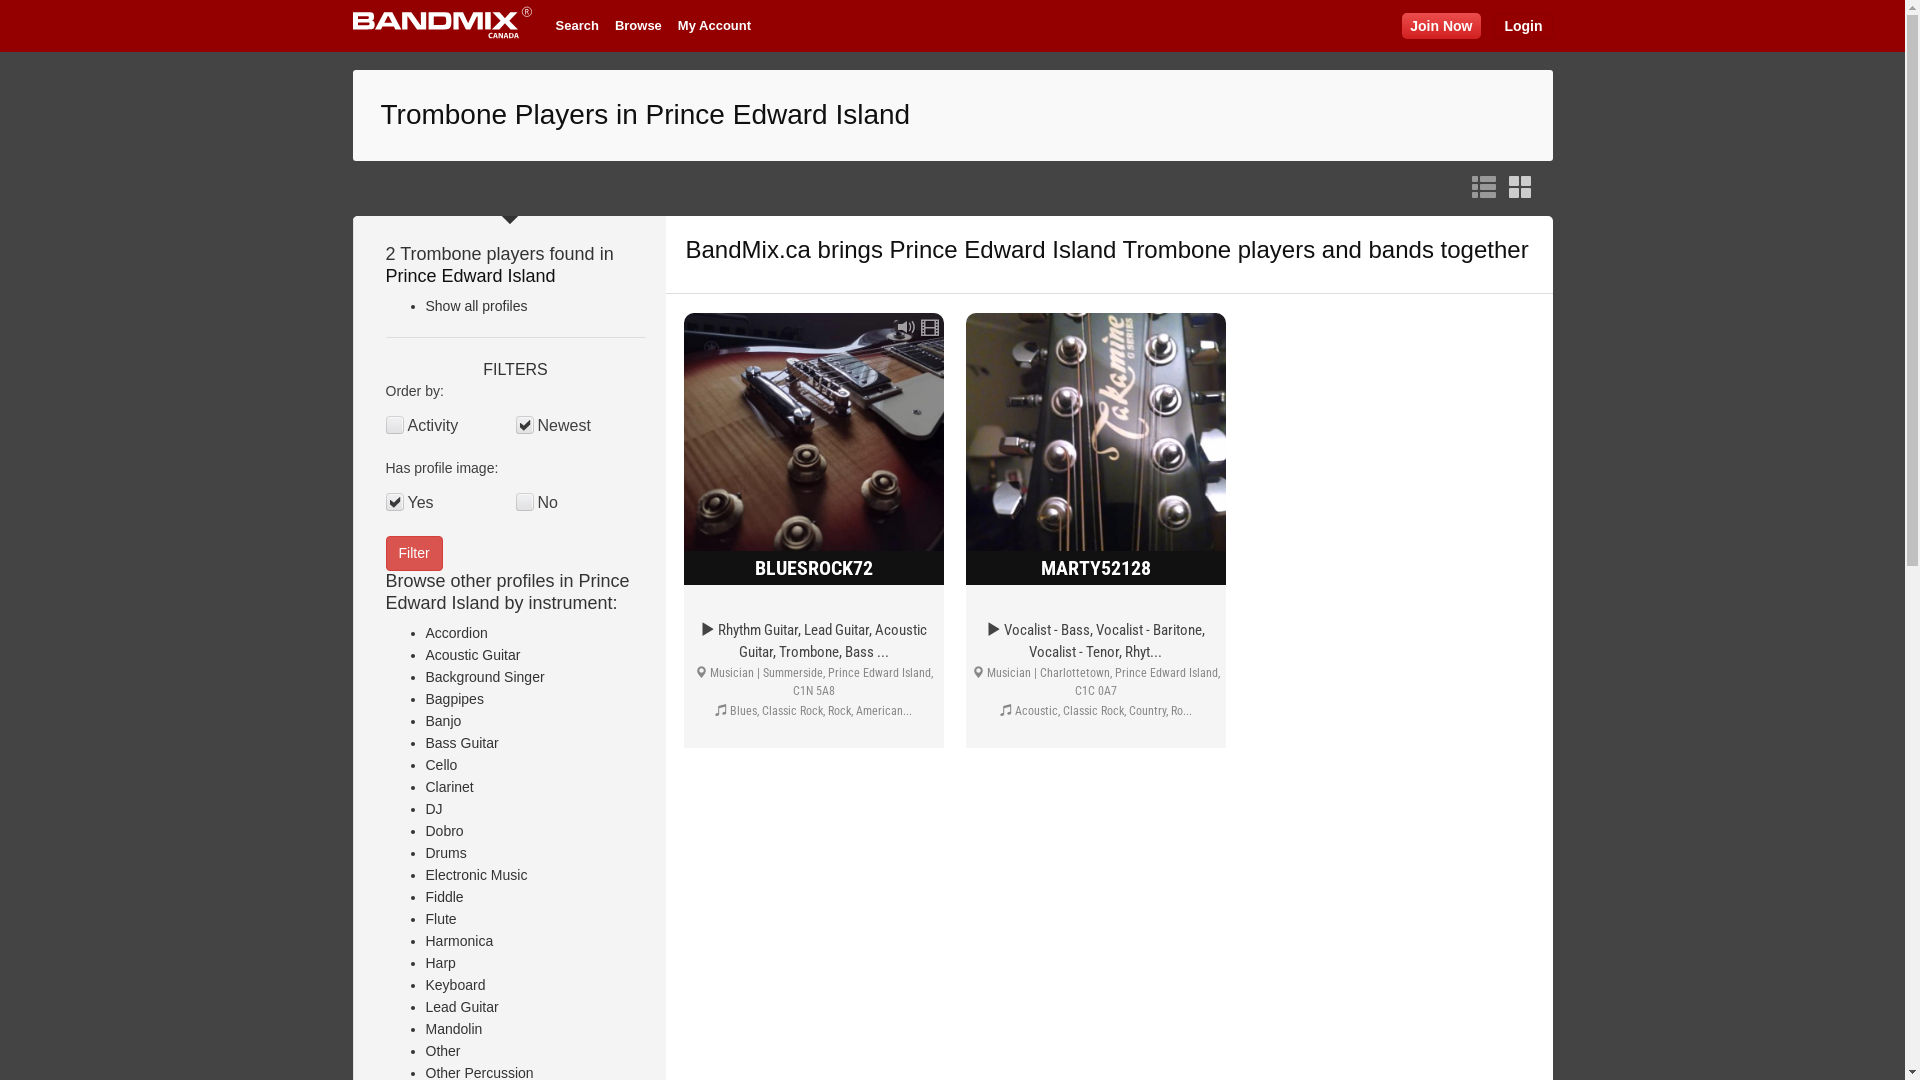  I want to click on 'Dobro', so click(444, 830).